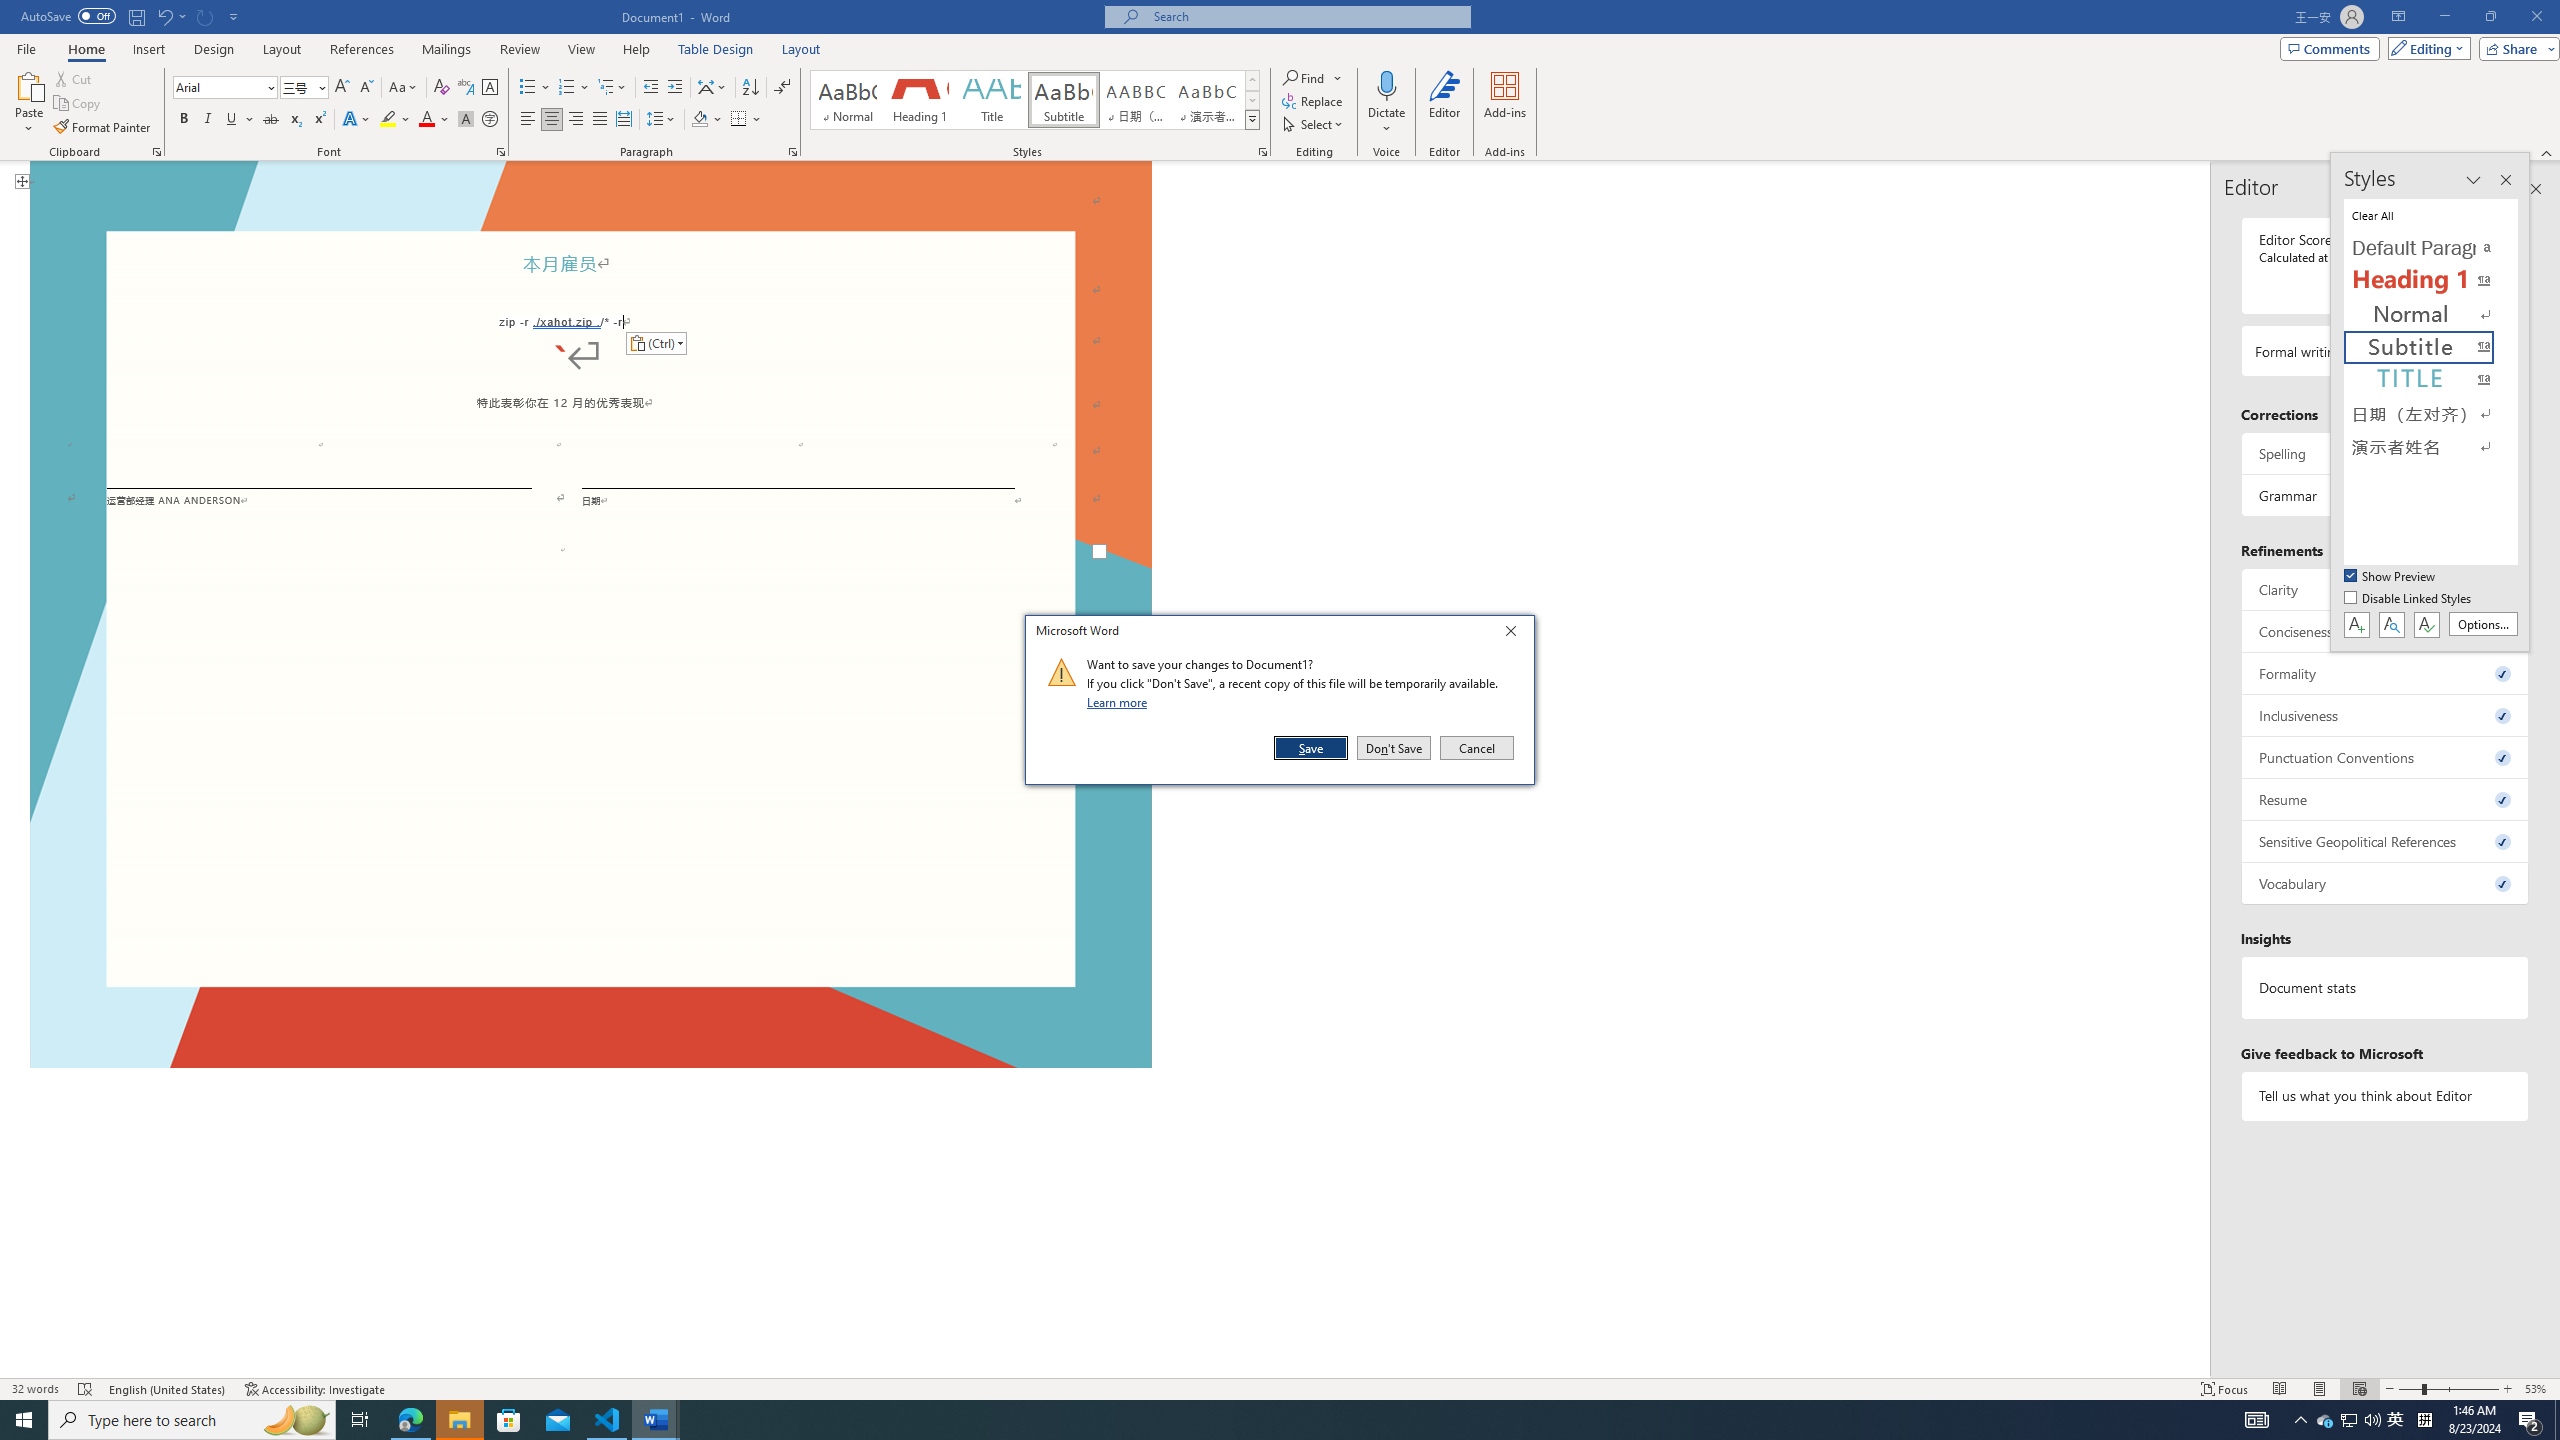 This screenshot has height=1440, width=2560. What do you see at coordinates (2384, 494) in the screenshot?
I see `'Grammar, 1 issue. Press space or enter to review items.'` at bounding box center [2384, 494].